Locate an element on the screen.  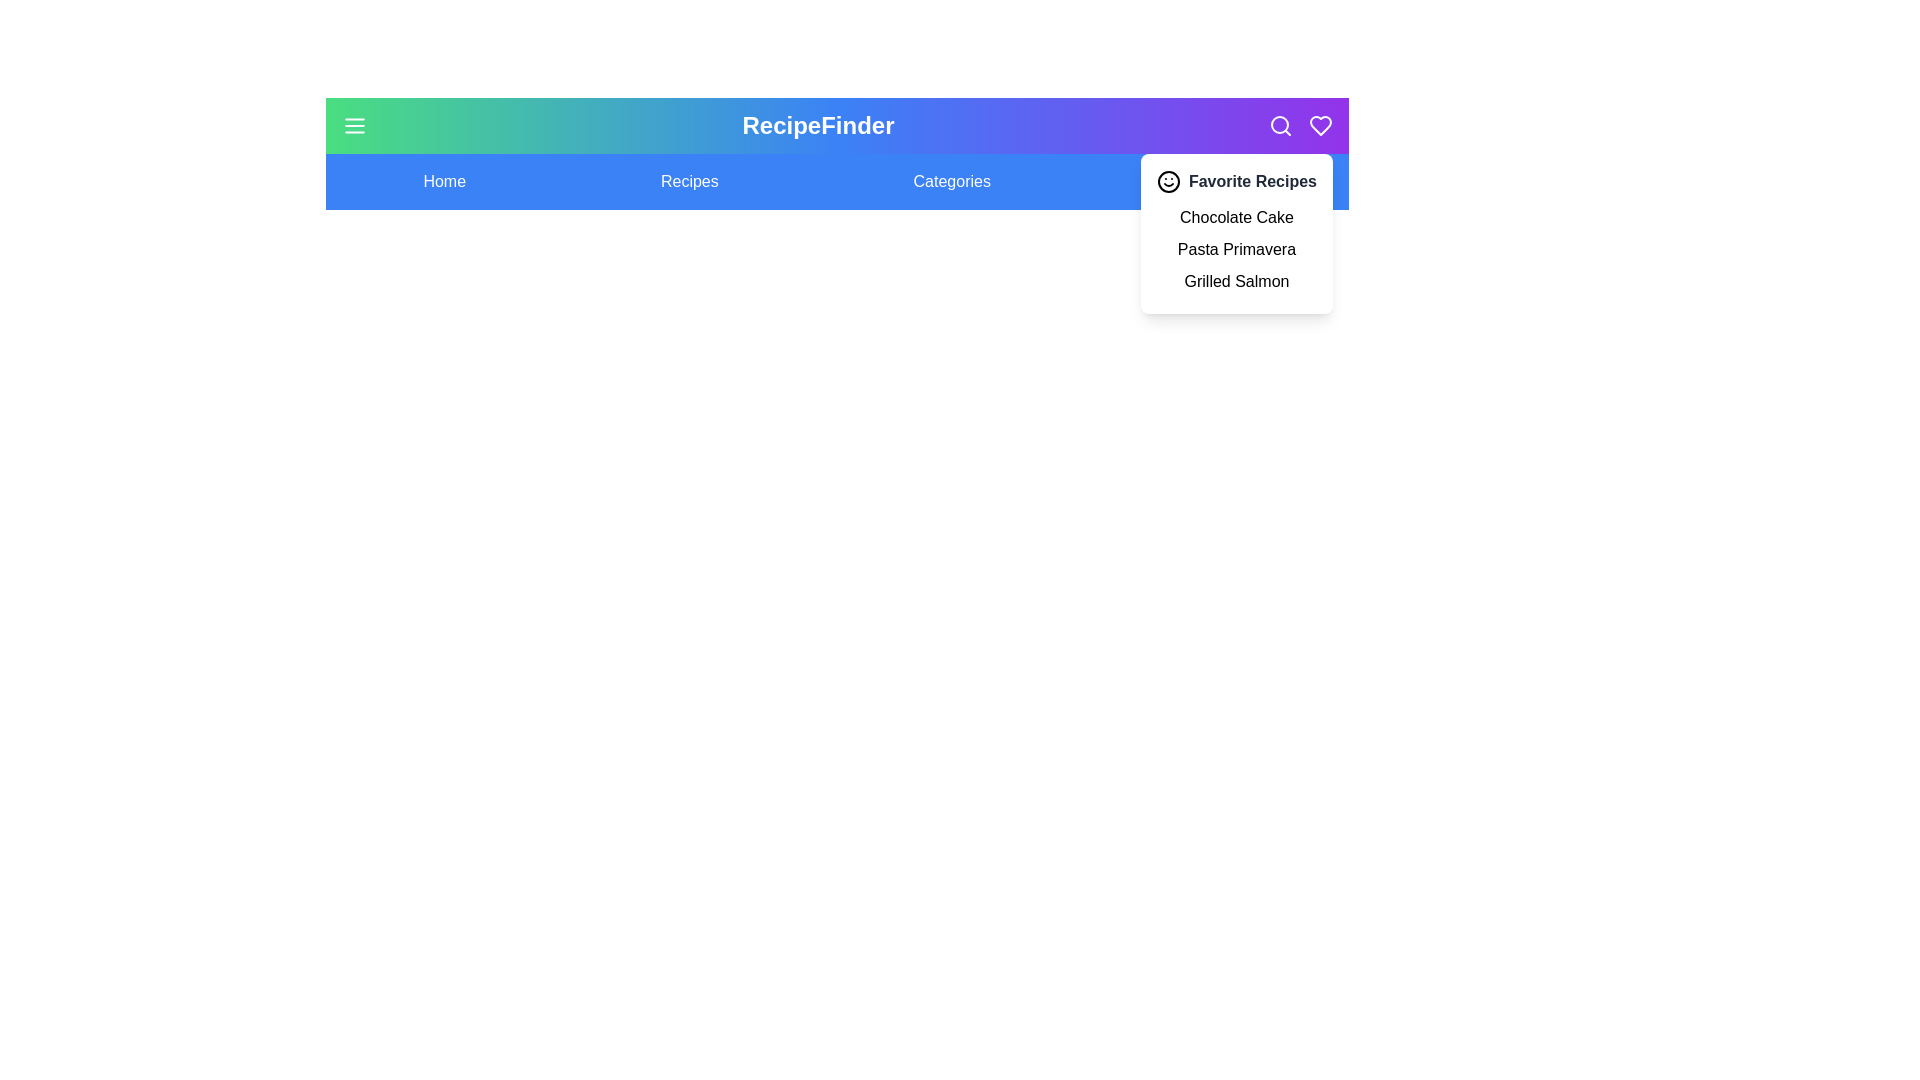
the menu button to toggle the menu visibility is located at coordinates (355, 126).